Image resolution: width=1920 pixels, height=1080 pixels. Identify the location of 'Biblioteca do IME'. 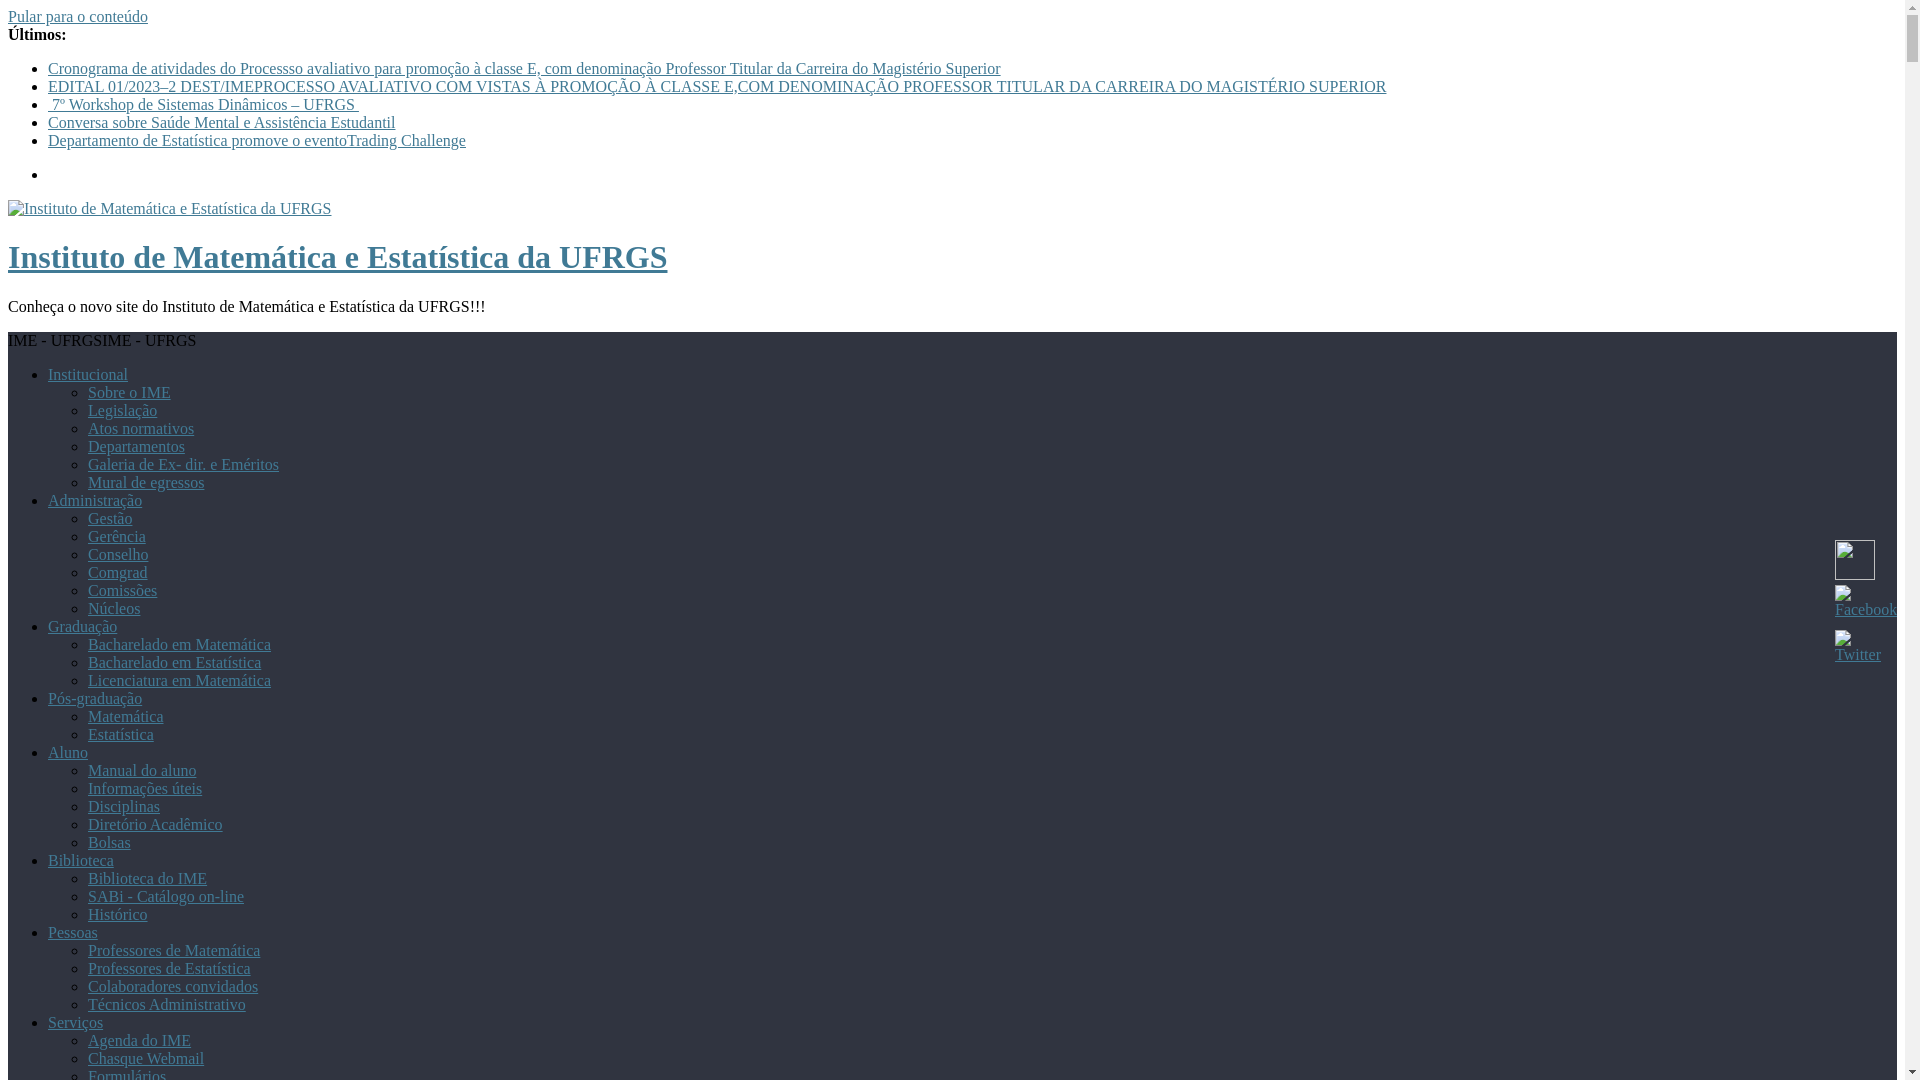
(146, 877).